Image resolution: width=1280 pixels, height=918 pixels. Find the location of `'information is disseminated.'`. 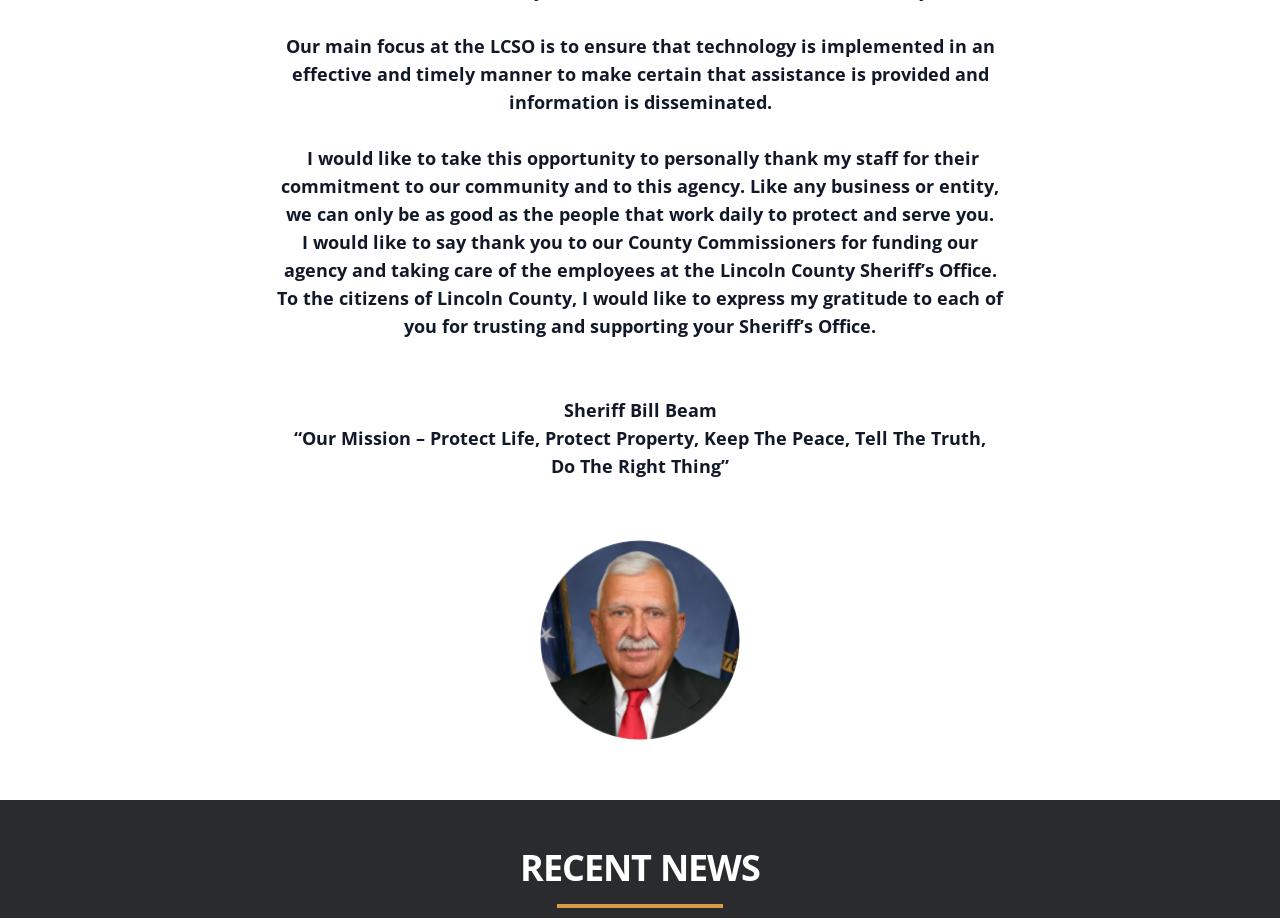

'information is disseminated.' is located at coordinates (638, 99).